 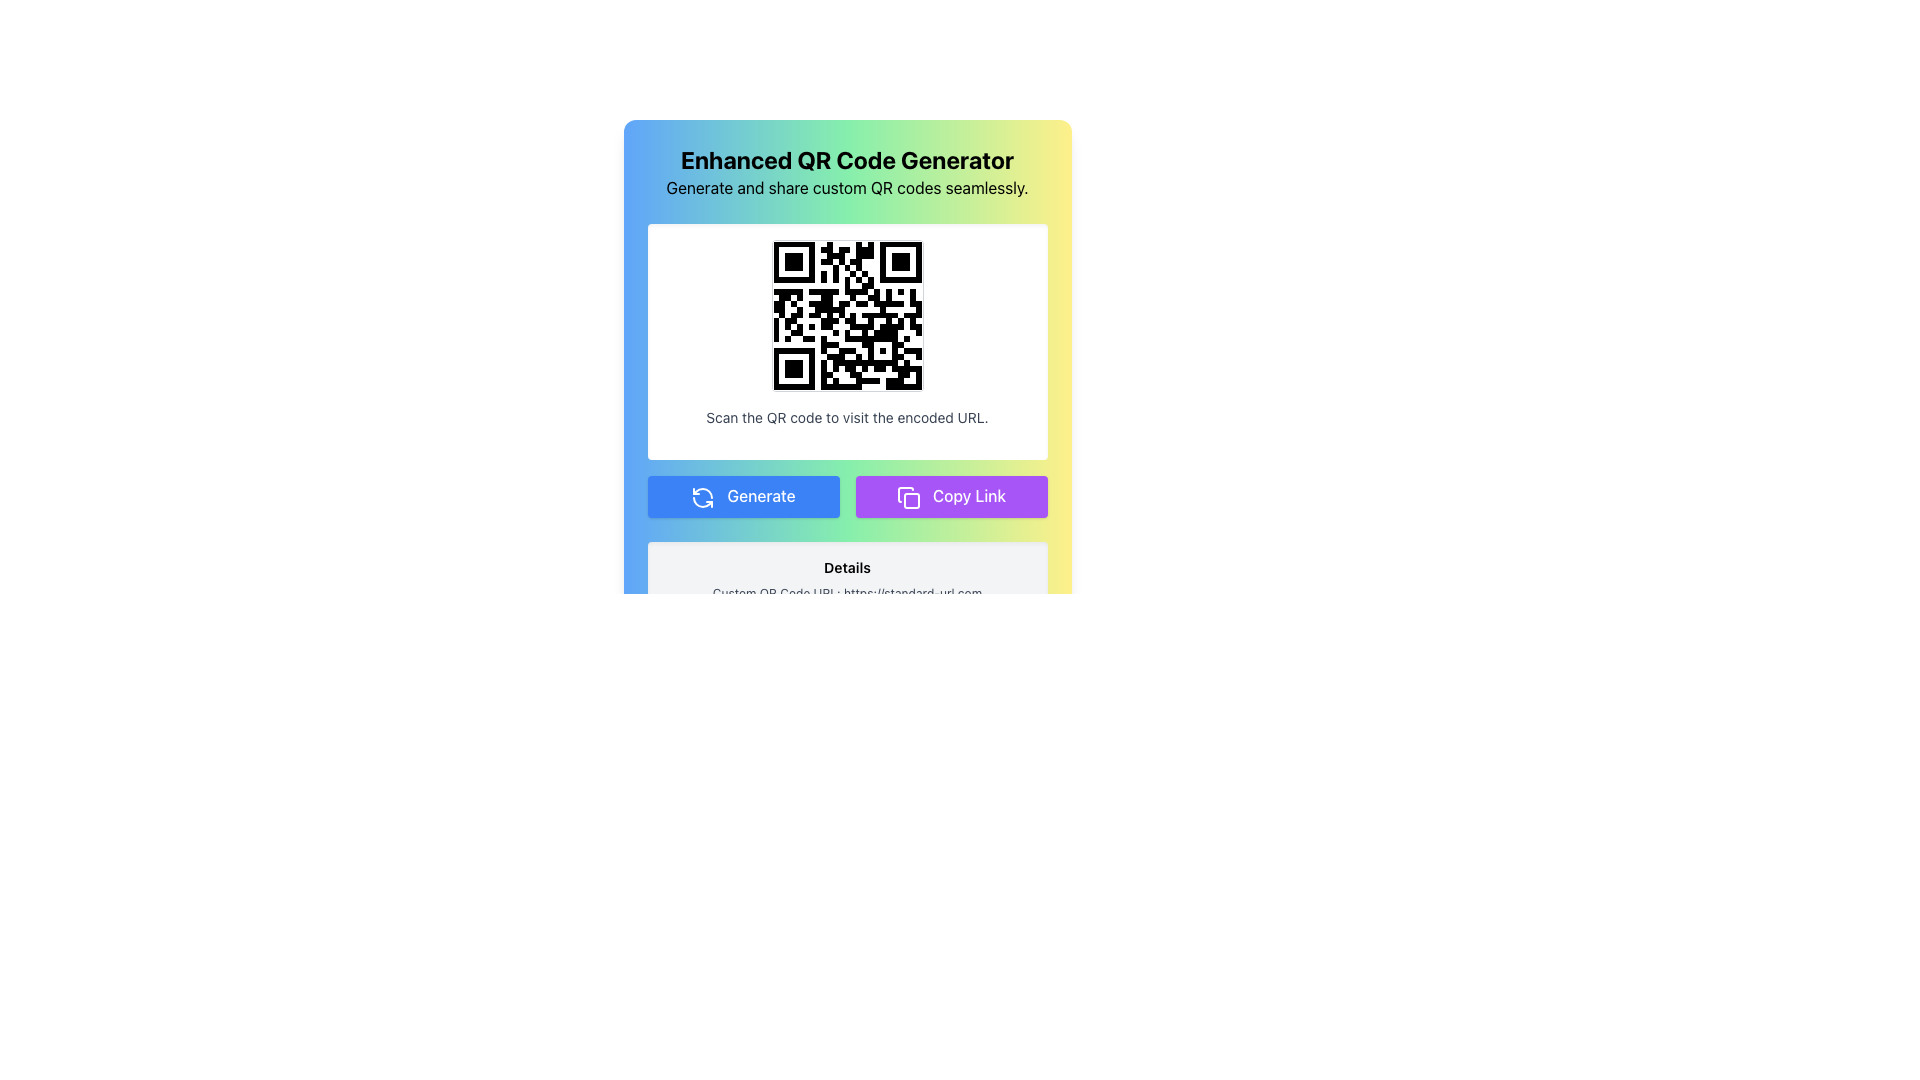 I want to click on text label that displays 'Details' at the top of the QR code section, which is styled in bold and slightly larger font, so click(x=847, y=567).